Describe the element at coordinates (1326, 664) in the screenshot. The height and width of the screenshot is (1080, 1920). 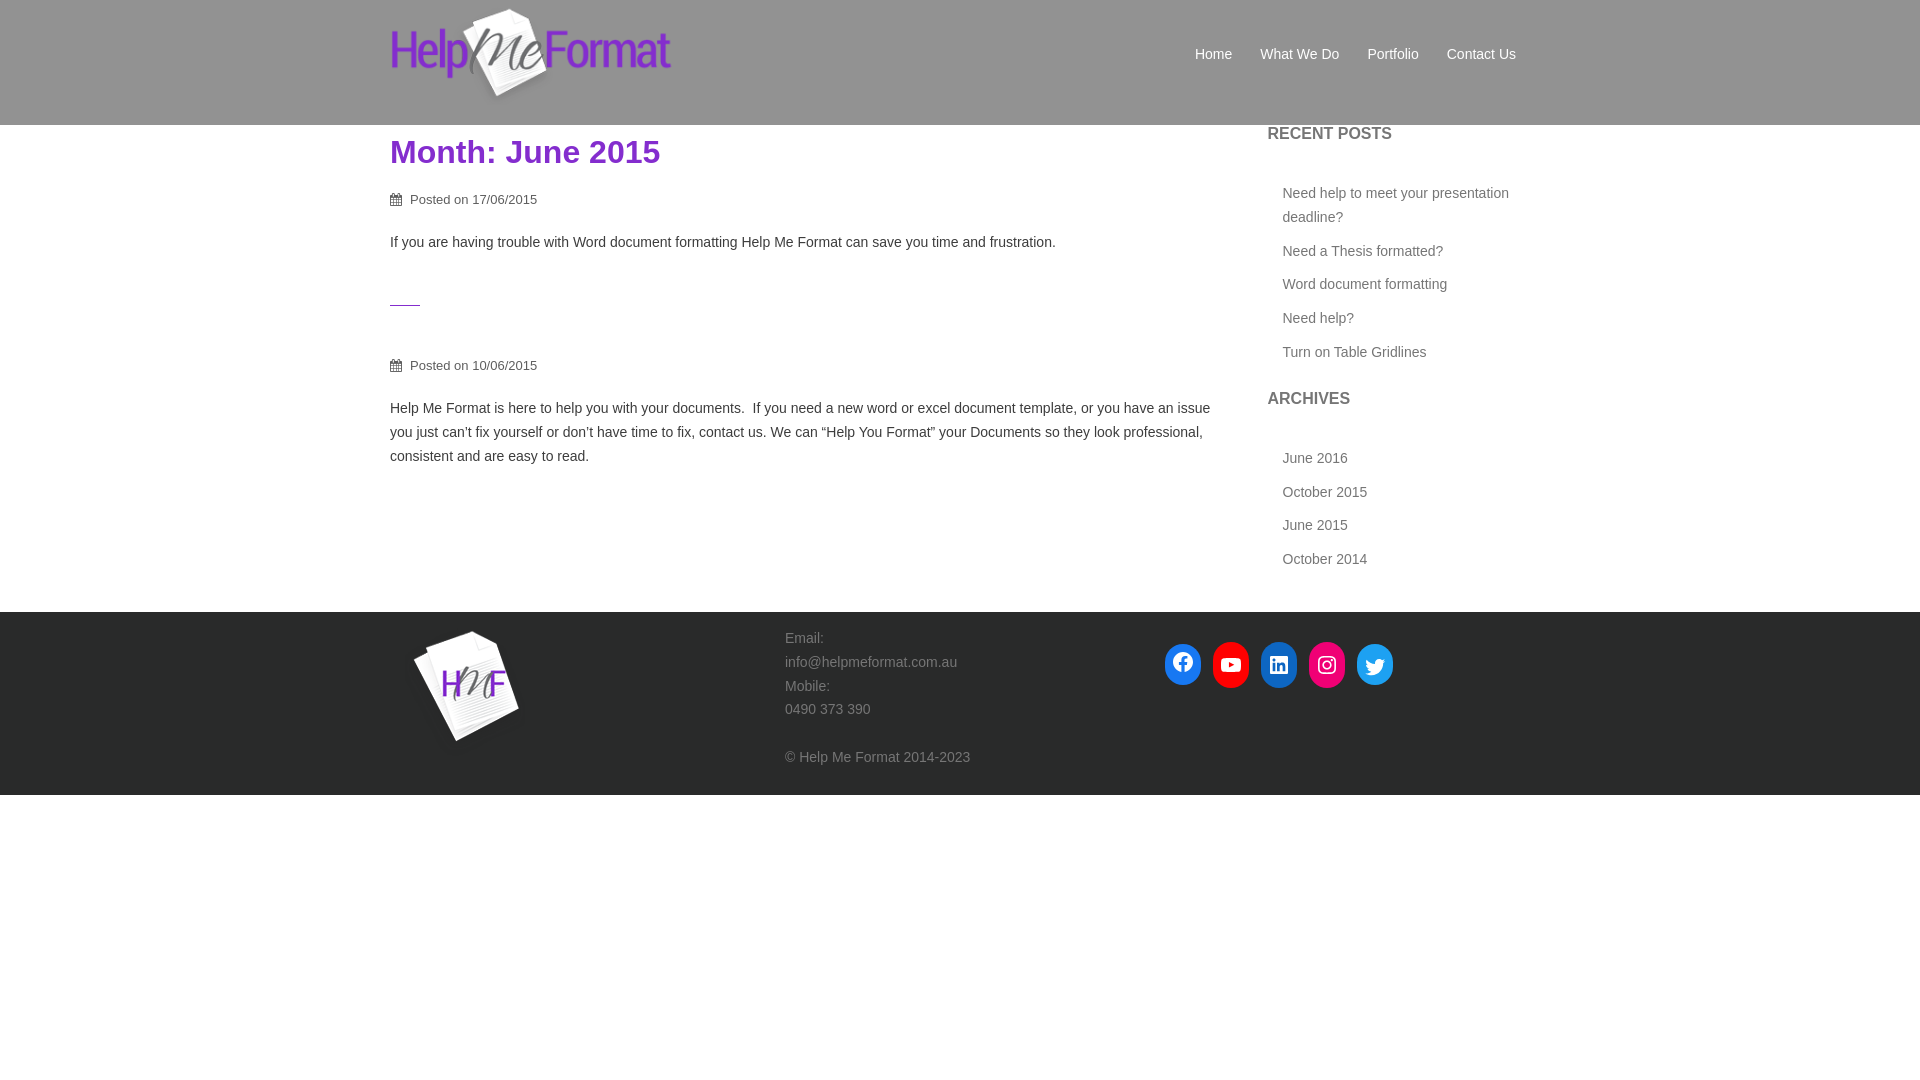
I see `'Instagram'` at that location.